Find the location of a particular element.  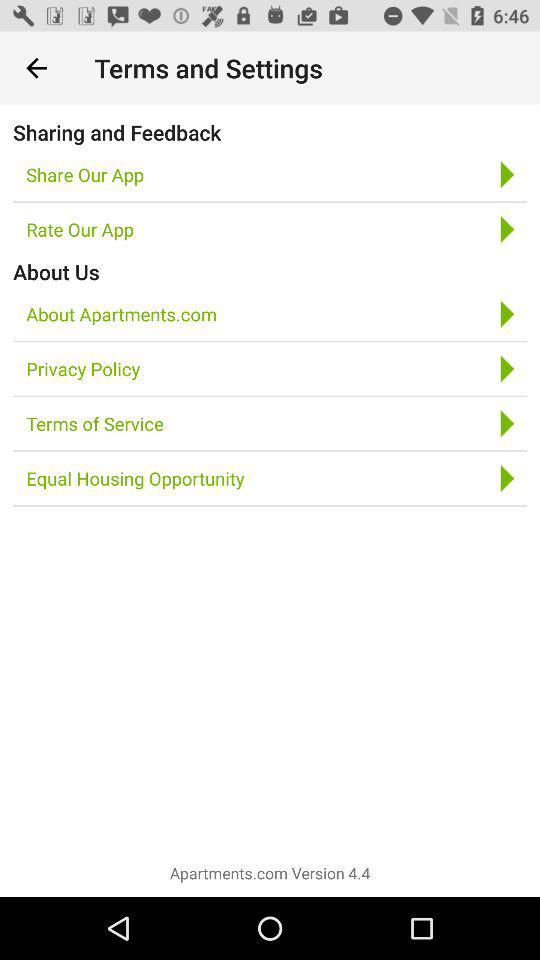

the icon below privacy policy item is located at coordinates (94, 423).